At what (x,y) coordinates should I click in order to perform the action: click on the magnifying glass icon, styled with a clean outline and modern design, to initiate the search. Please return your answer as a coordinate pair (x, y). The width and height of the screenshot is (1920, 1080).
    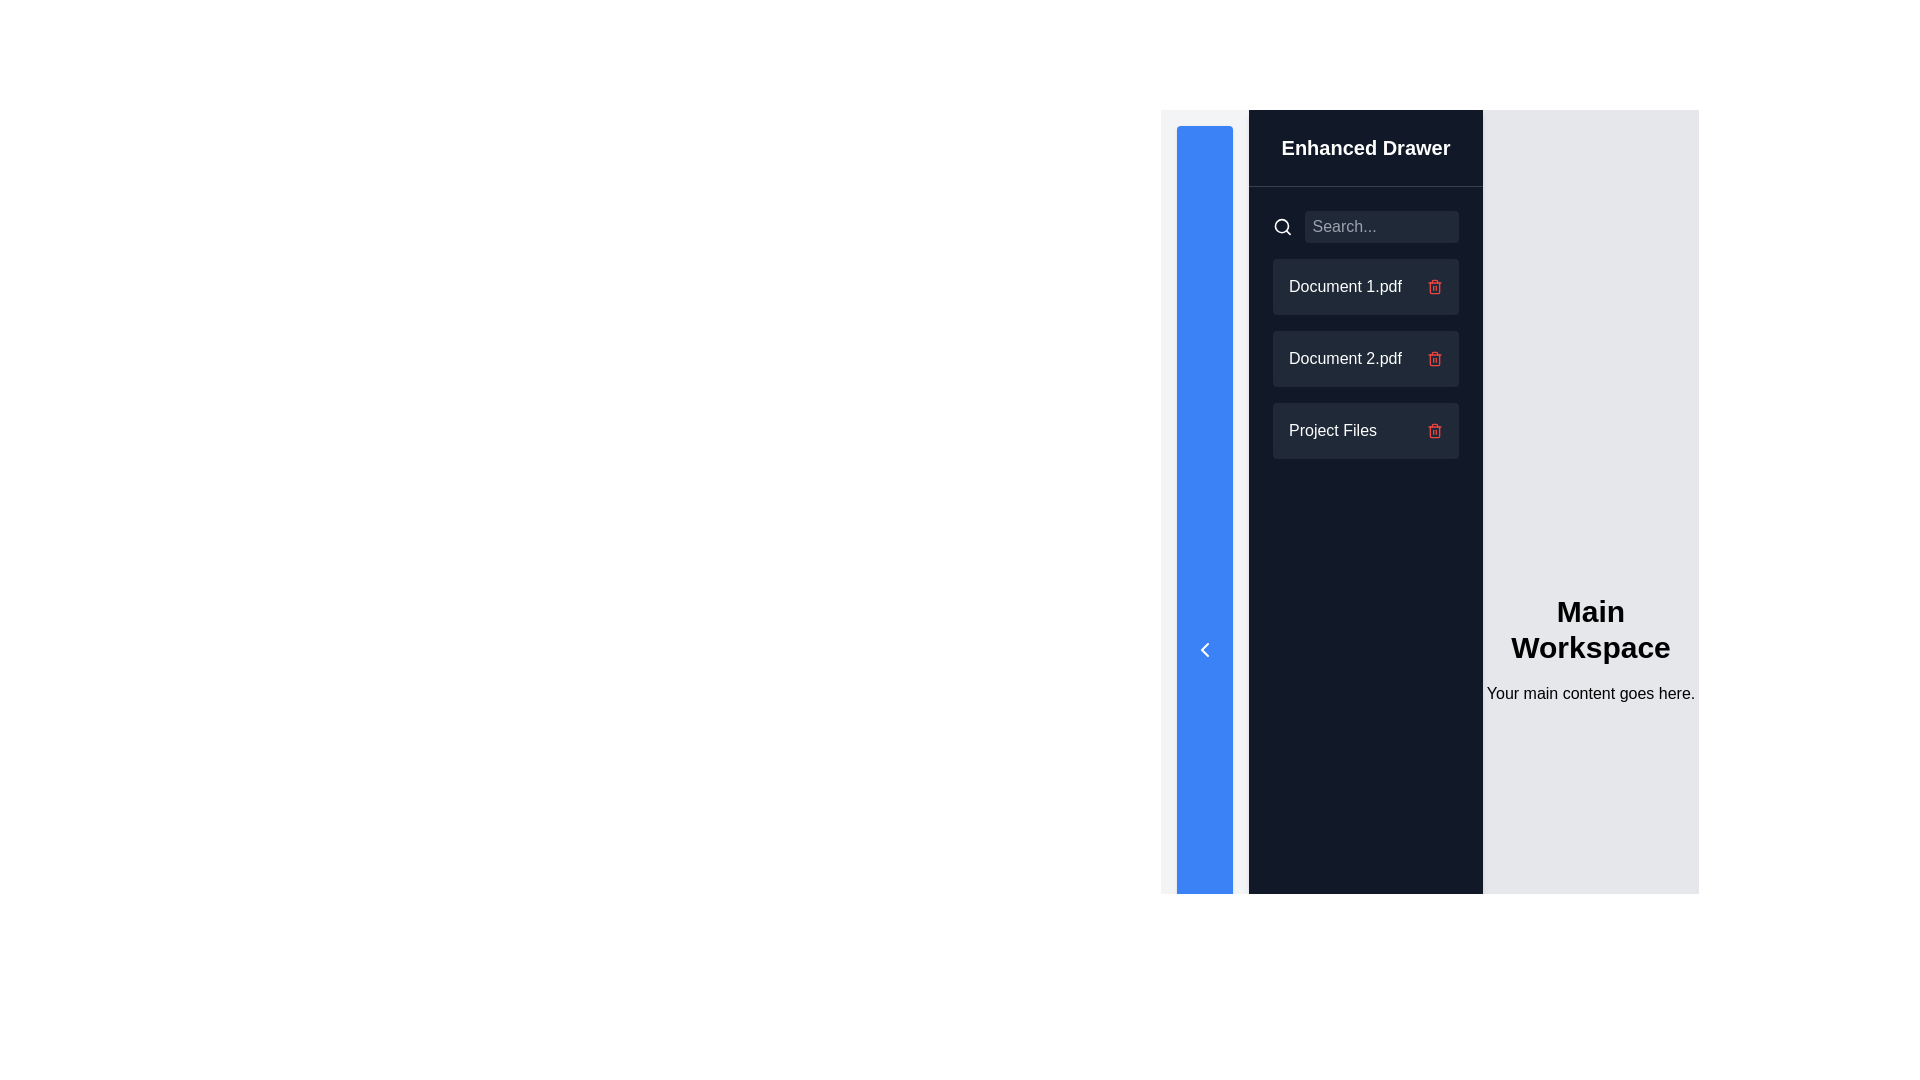
    Looking at the image, I should click on (1282, 226).